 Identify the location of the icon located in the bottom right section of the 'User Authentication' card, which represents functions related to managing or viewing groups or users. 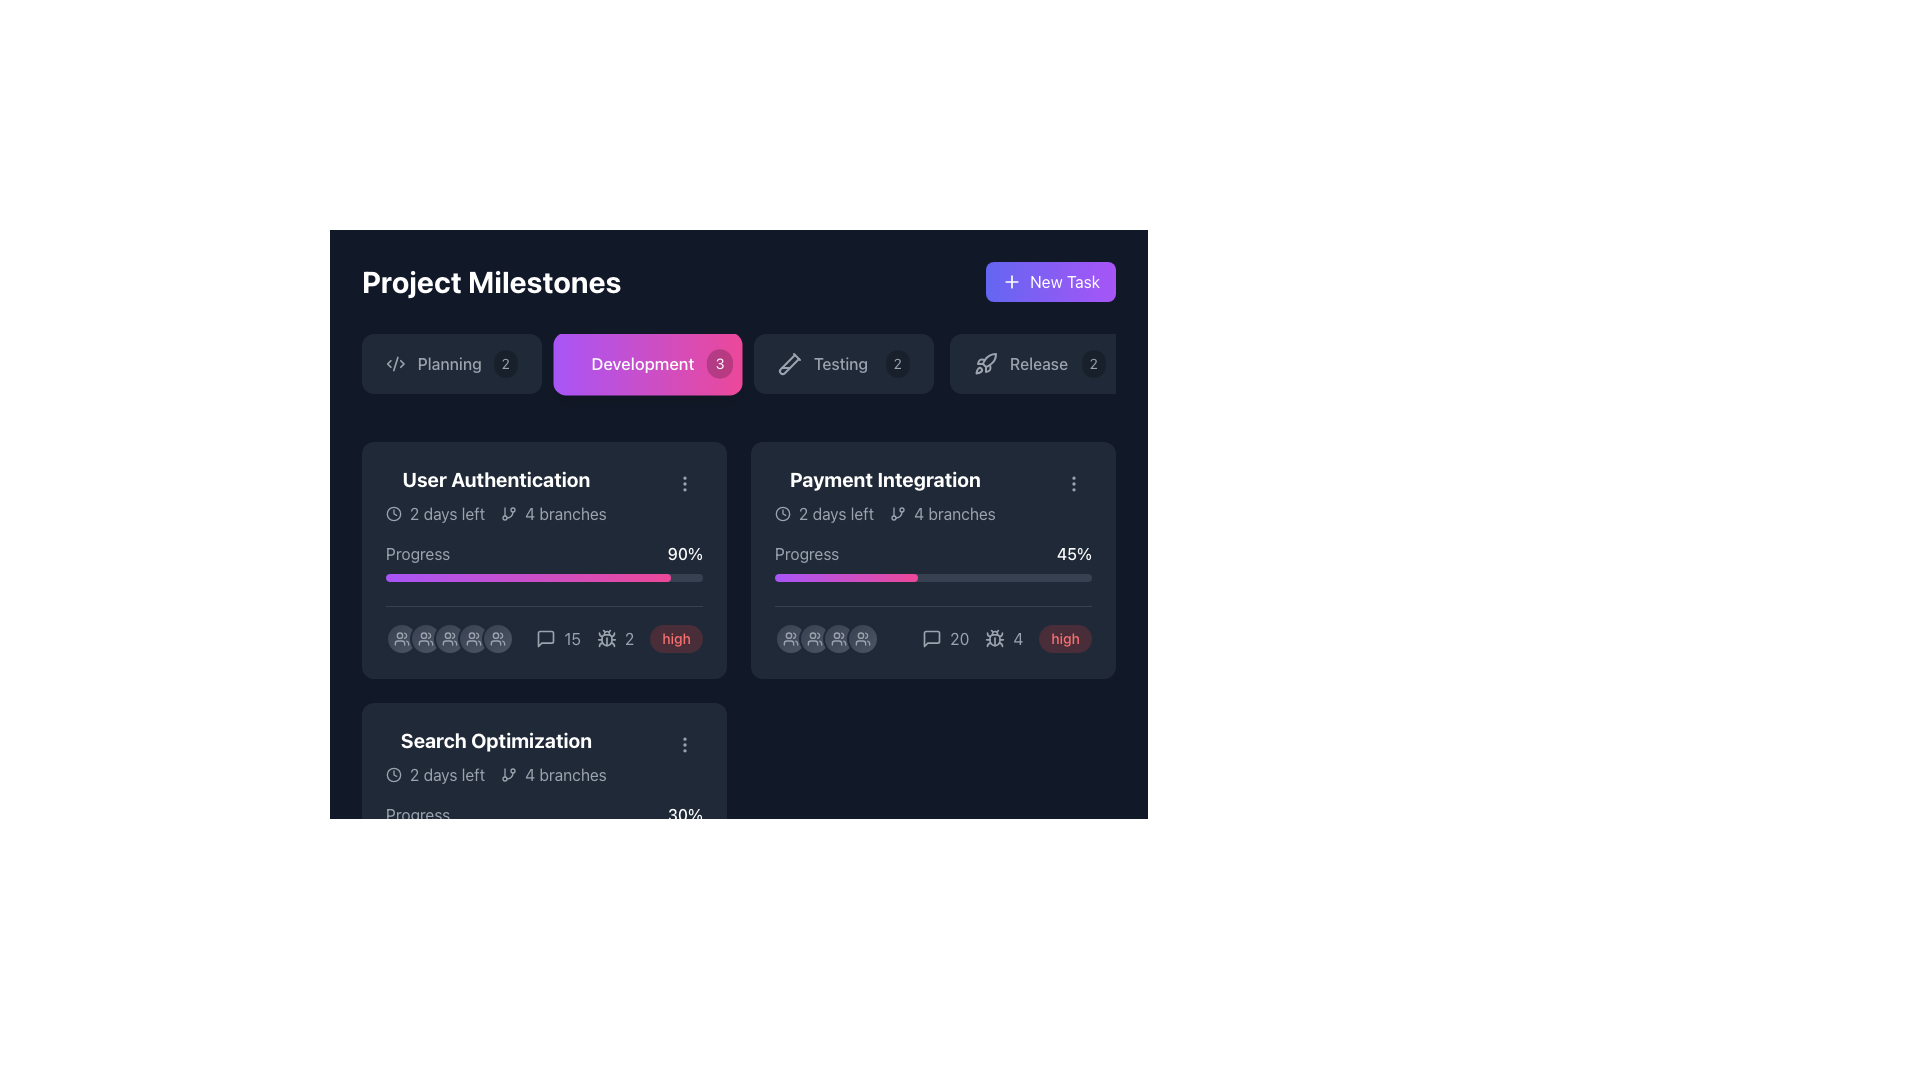
(790, 639).